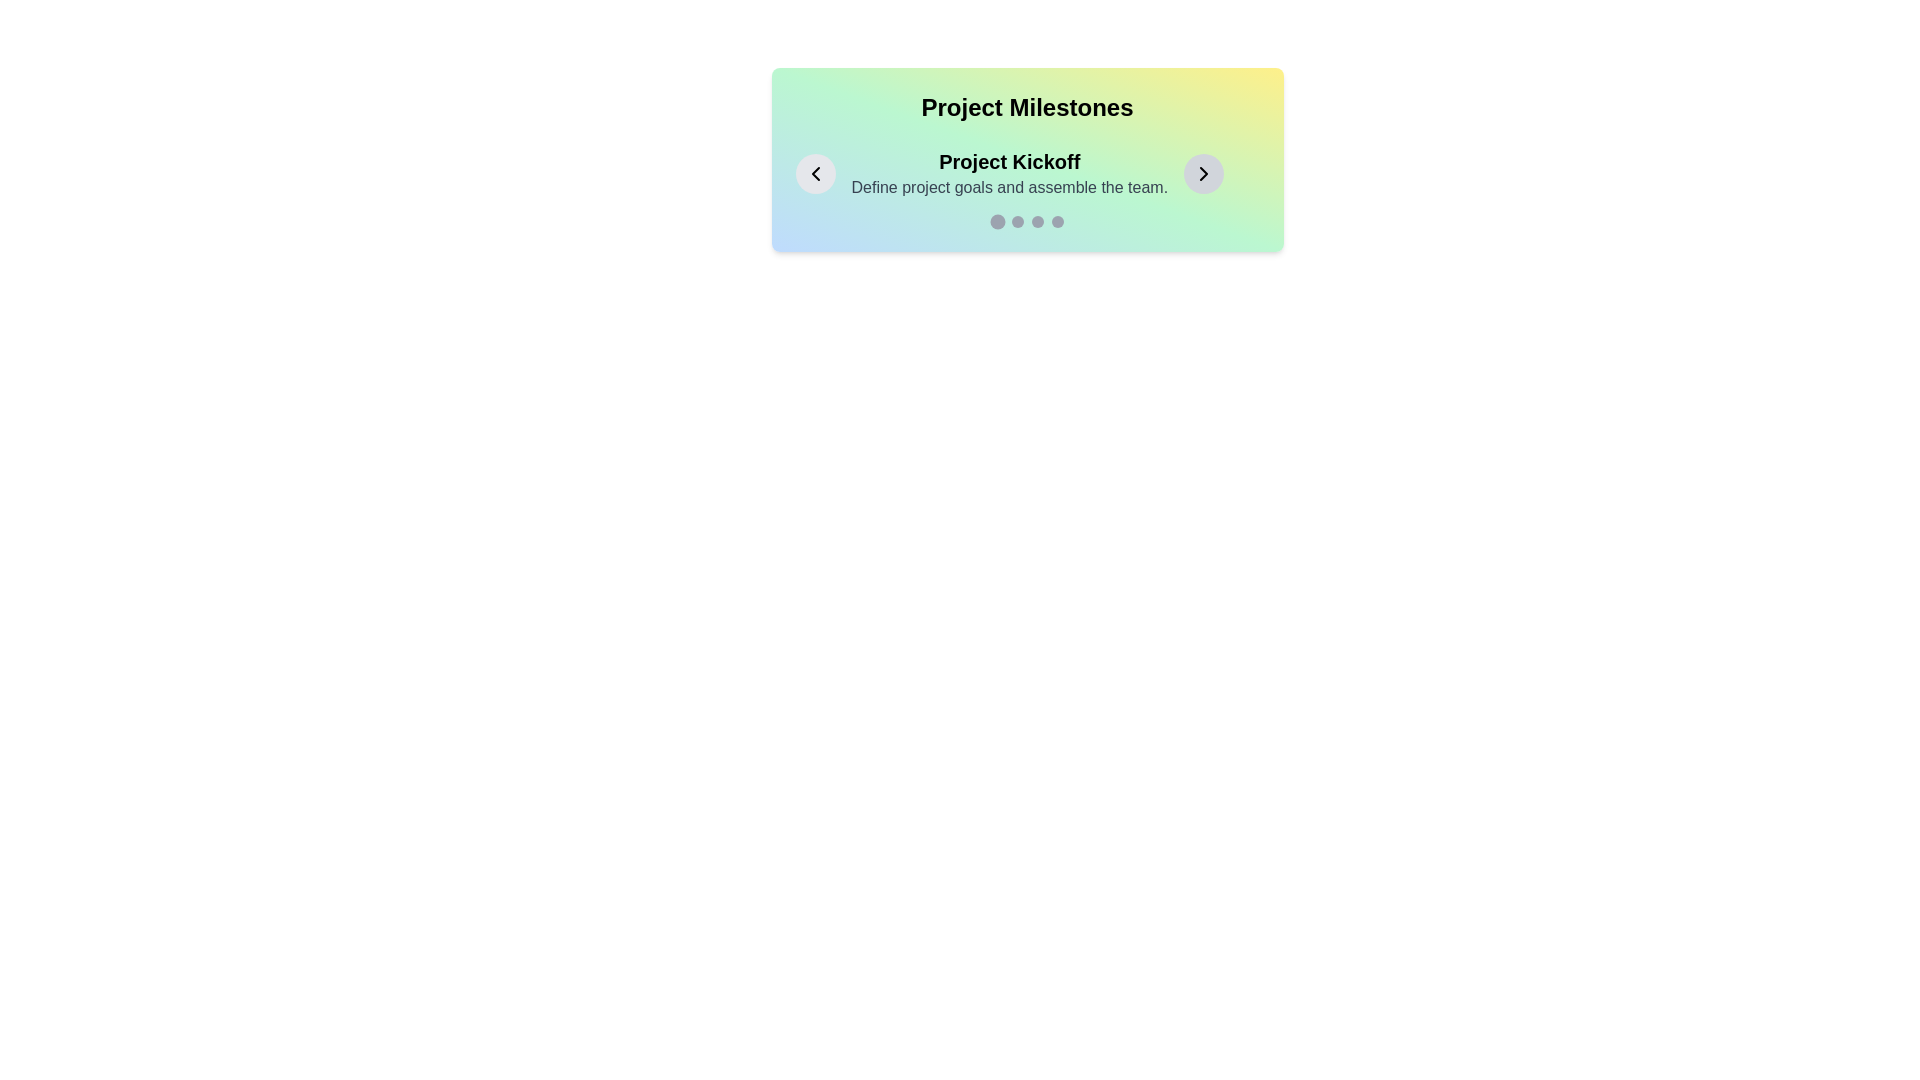  Describe the element at coordinates (815, 172) in the screenshot. I see `the left-pointing chevron icon which is part of the navigation interface in the 'Project Milestones' card` at that location.